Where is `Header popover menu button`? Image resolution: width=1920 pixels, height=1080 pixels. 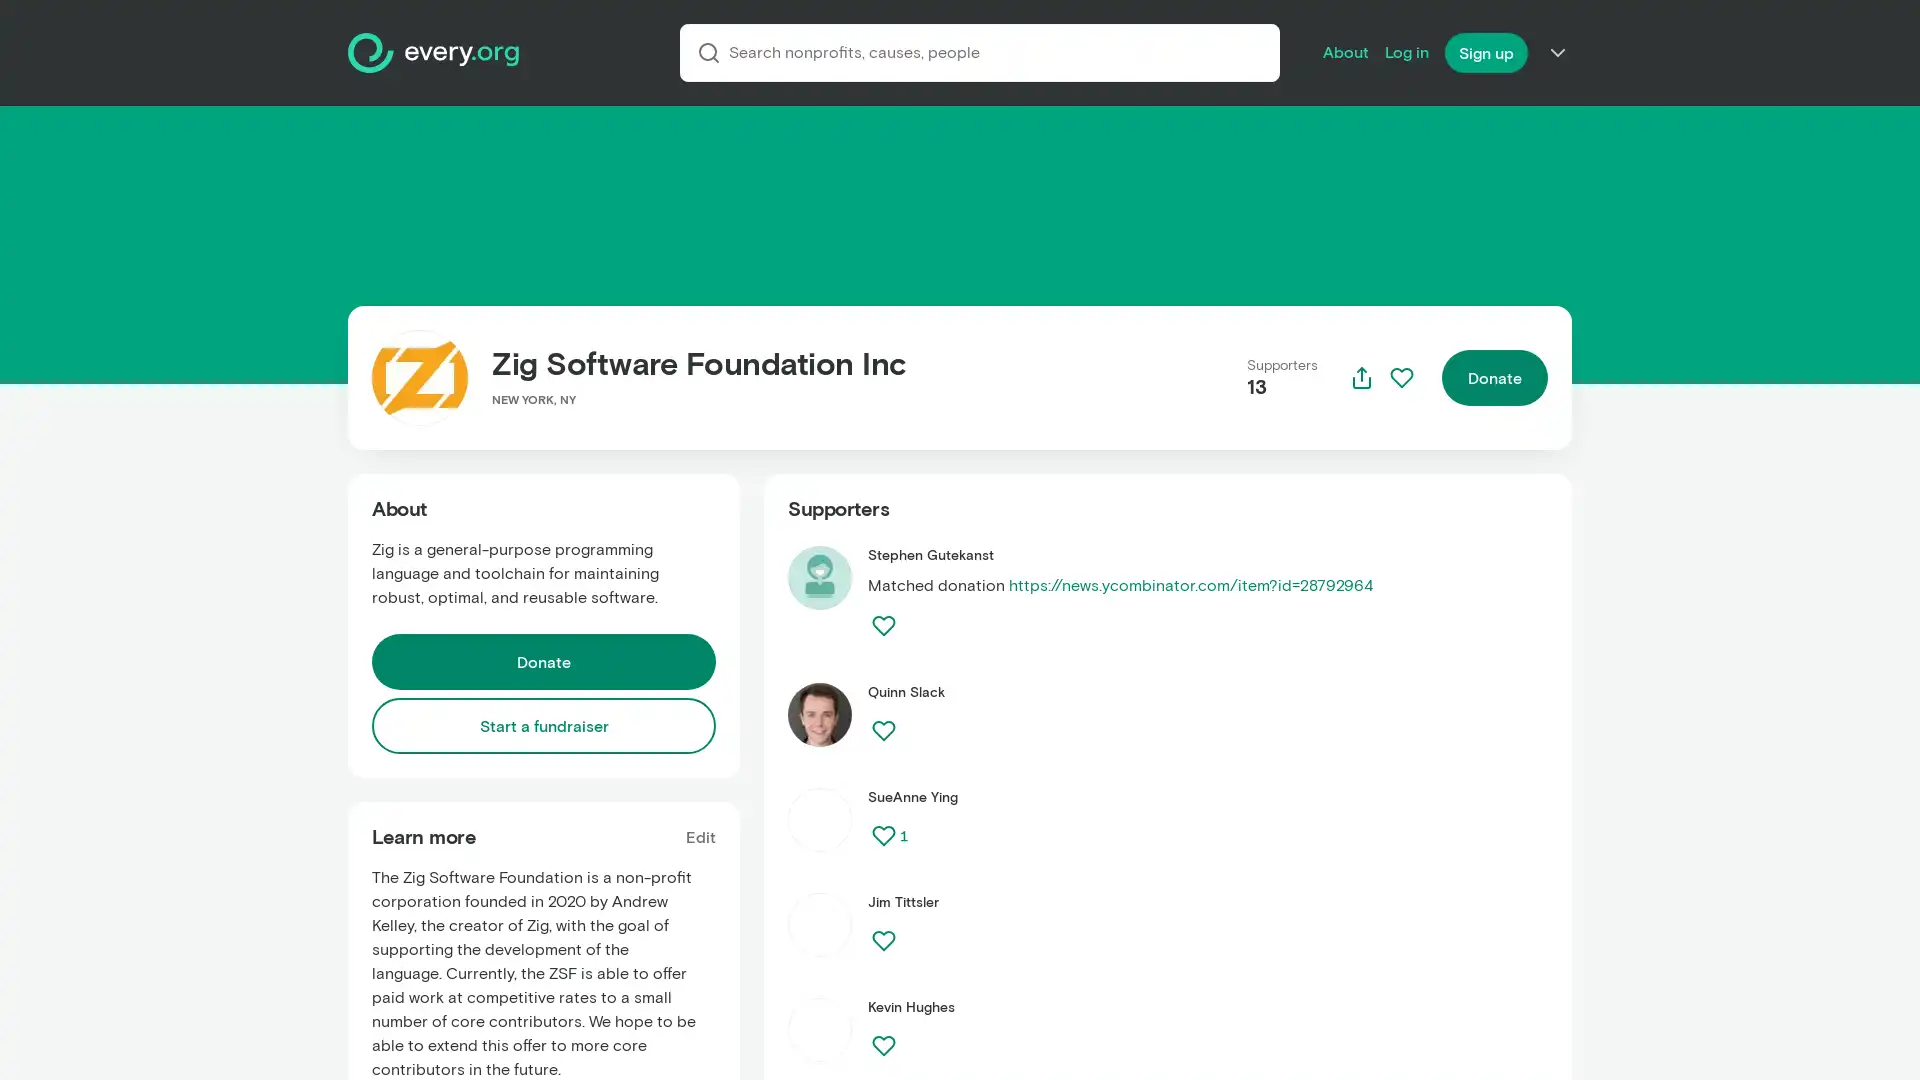 Header popover menu button is located at coordinates (1557, 52).